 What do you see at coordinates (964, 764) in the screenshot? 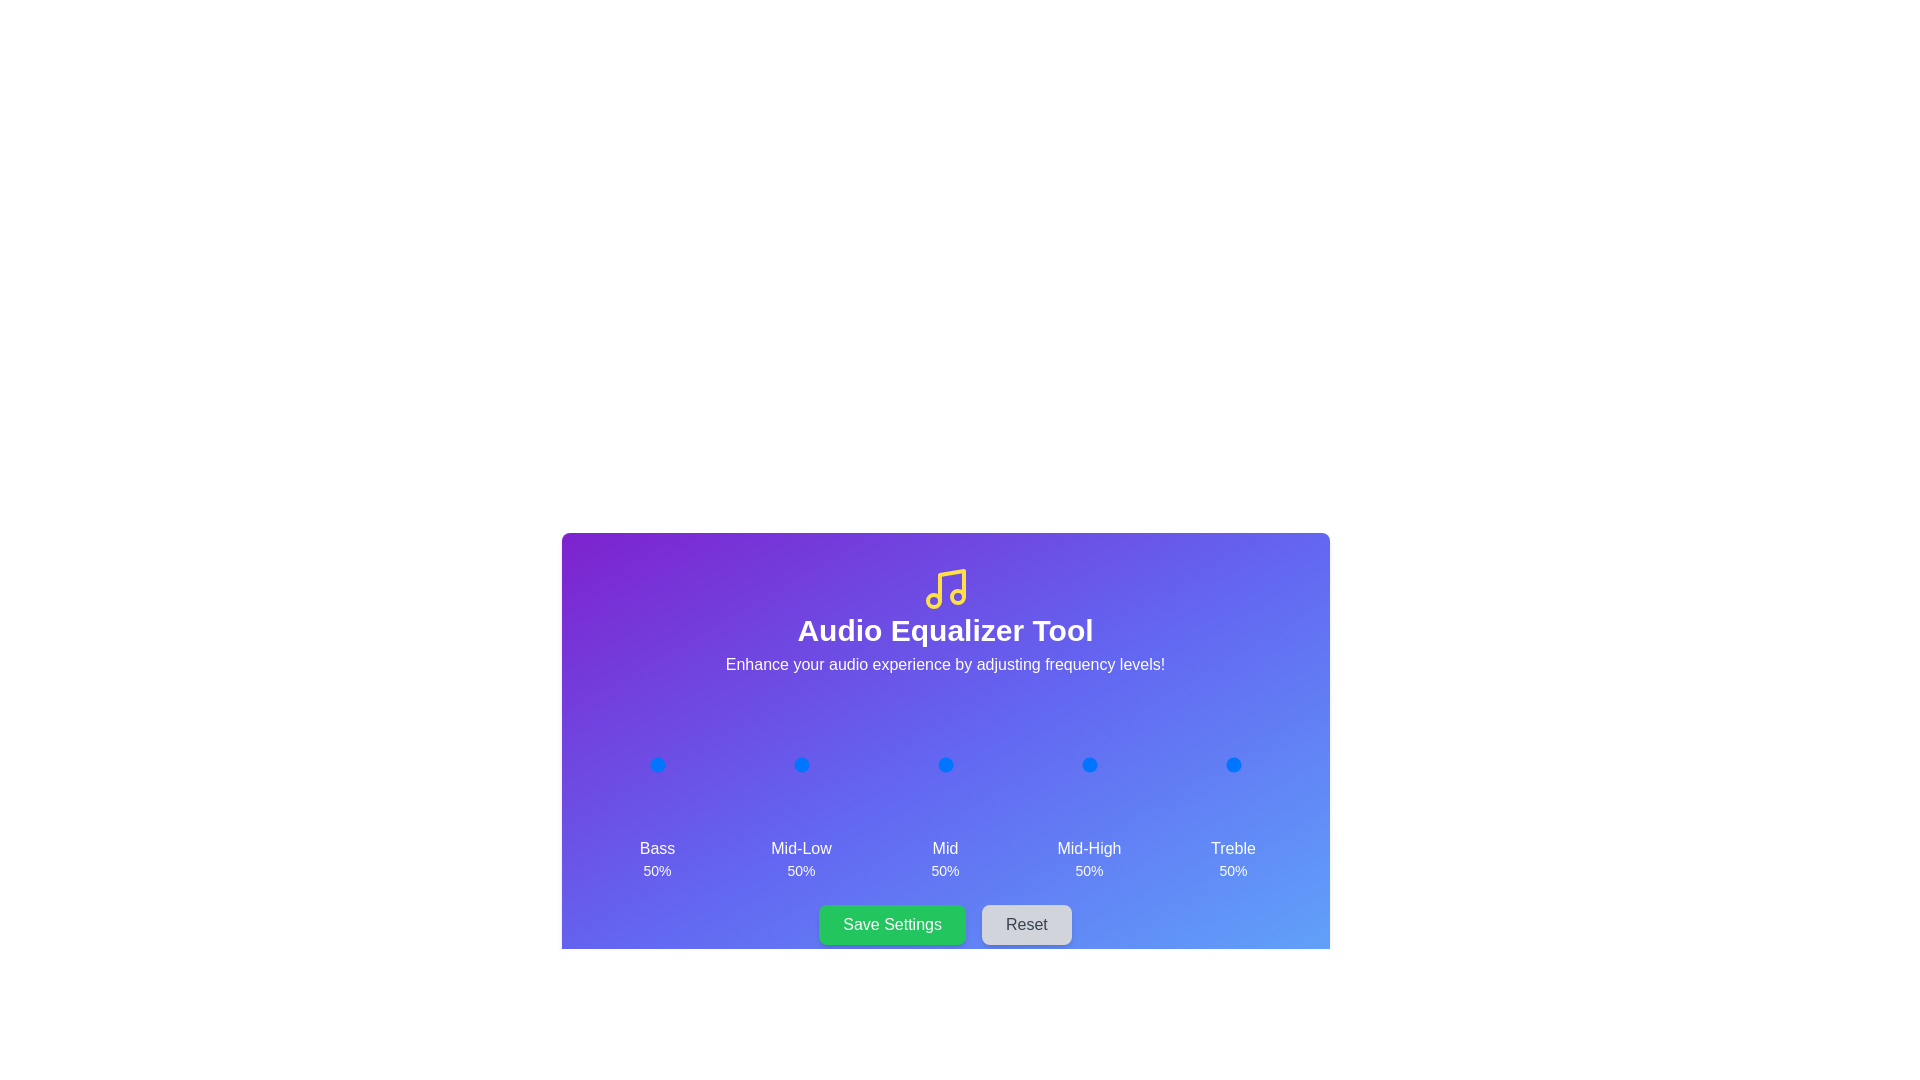
I see `the 2 slider to 79%` at bounding box center [964, 764].